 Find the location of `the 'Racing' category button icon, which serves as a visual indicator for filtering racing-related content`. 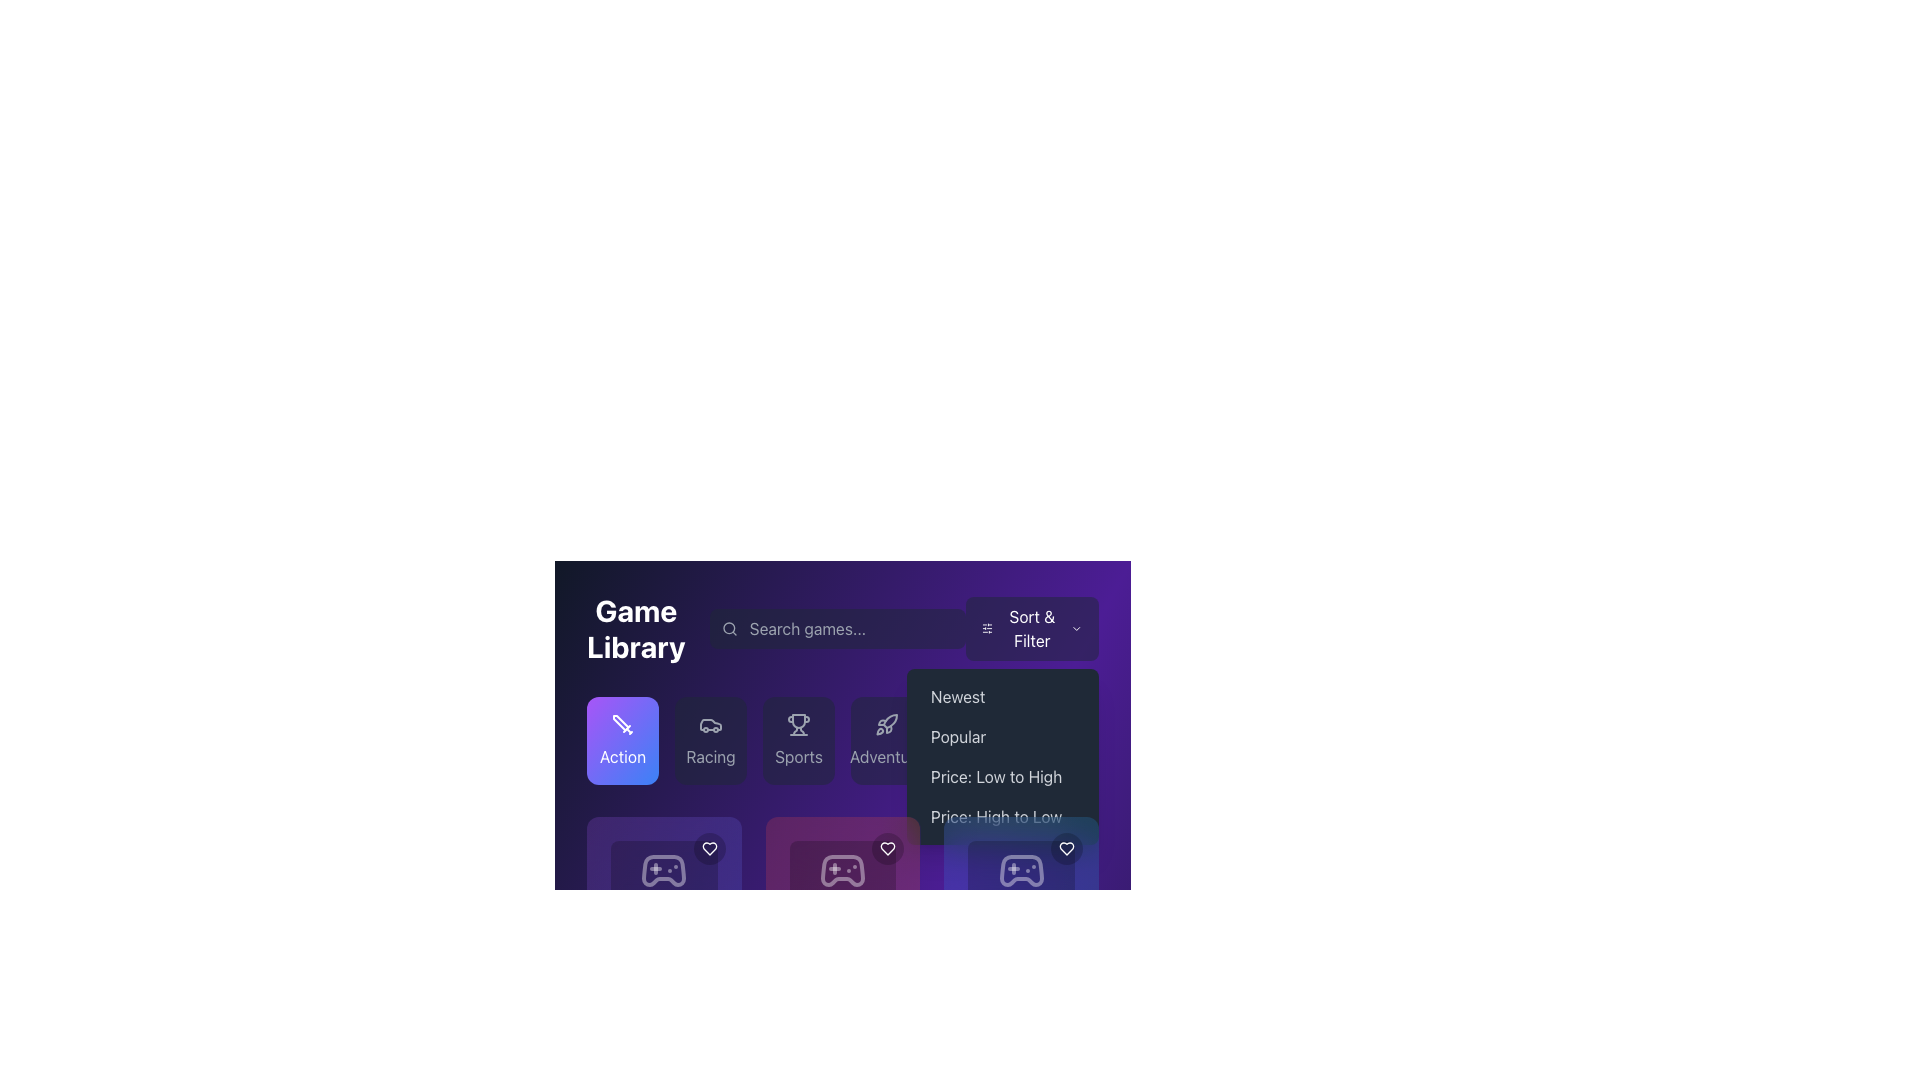

the 'Racing' category button icon, which serves as a visual indicator for filtering racing-related content is located at coordinates (710, 725).